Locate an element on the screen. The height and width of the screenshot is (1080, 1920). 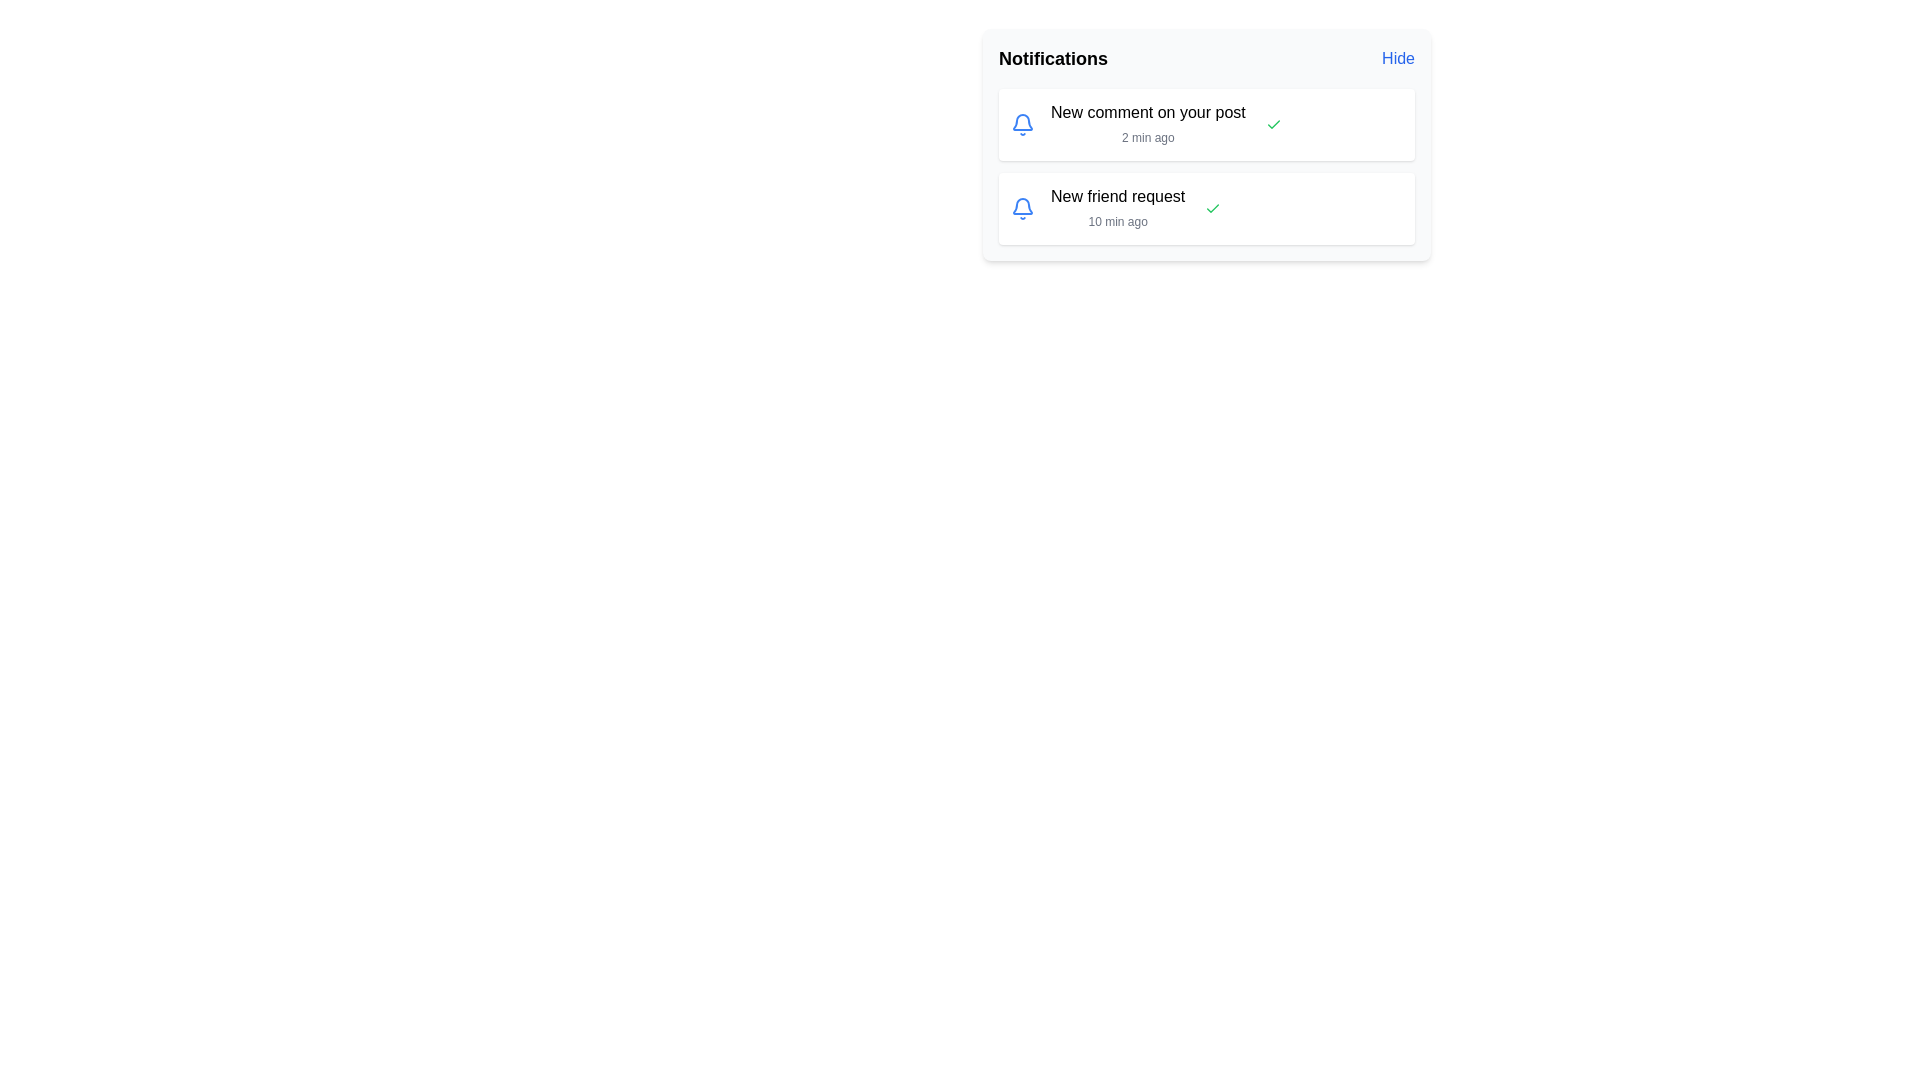
the button at the top-right corner of the 'Notifications' section is located at coordinates (1397, 57).